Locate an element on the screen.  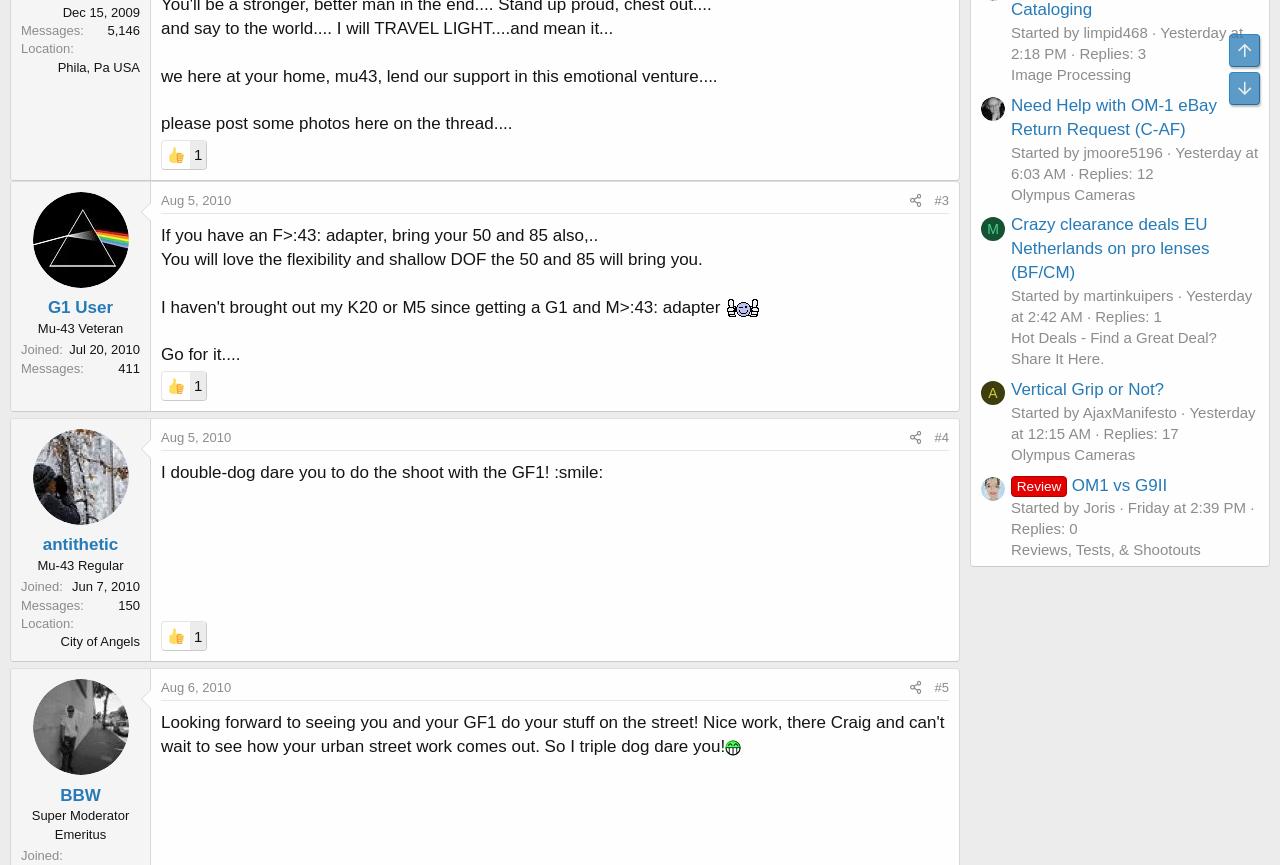
'Friday at 2:39 PM' is located at coordinates (1186, 506).